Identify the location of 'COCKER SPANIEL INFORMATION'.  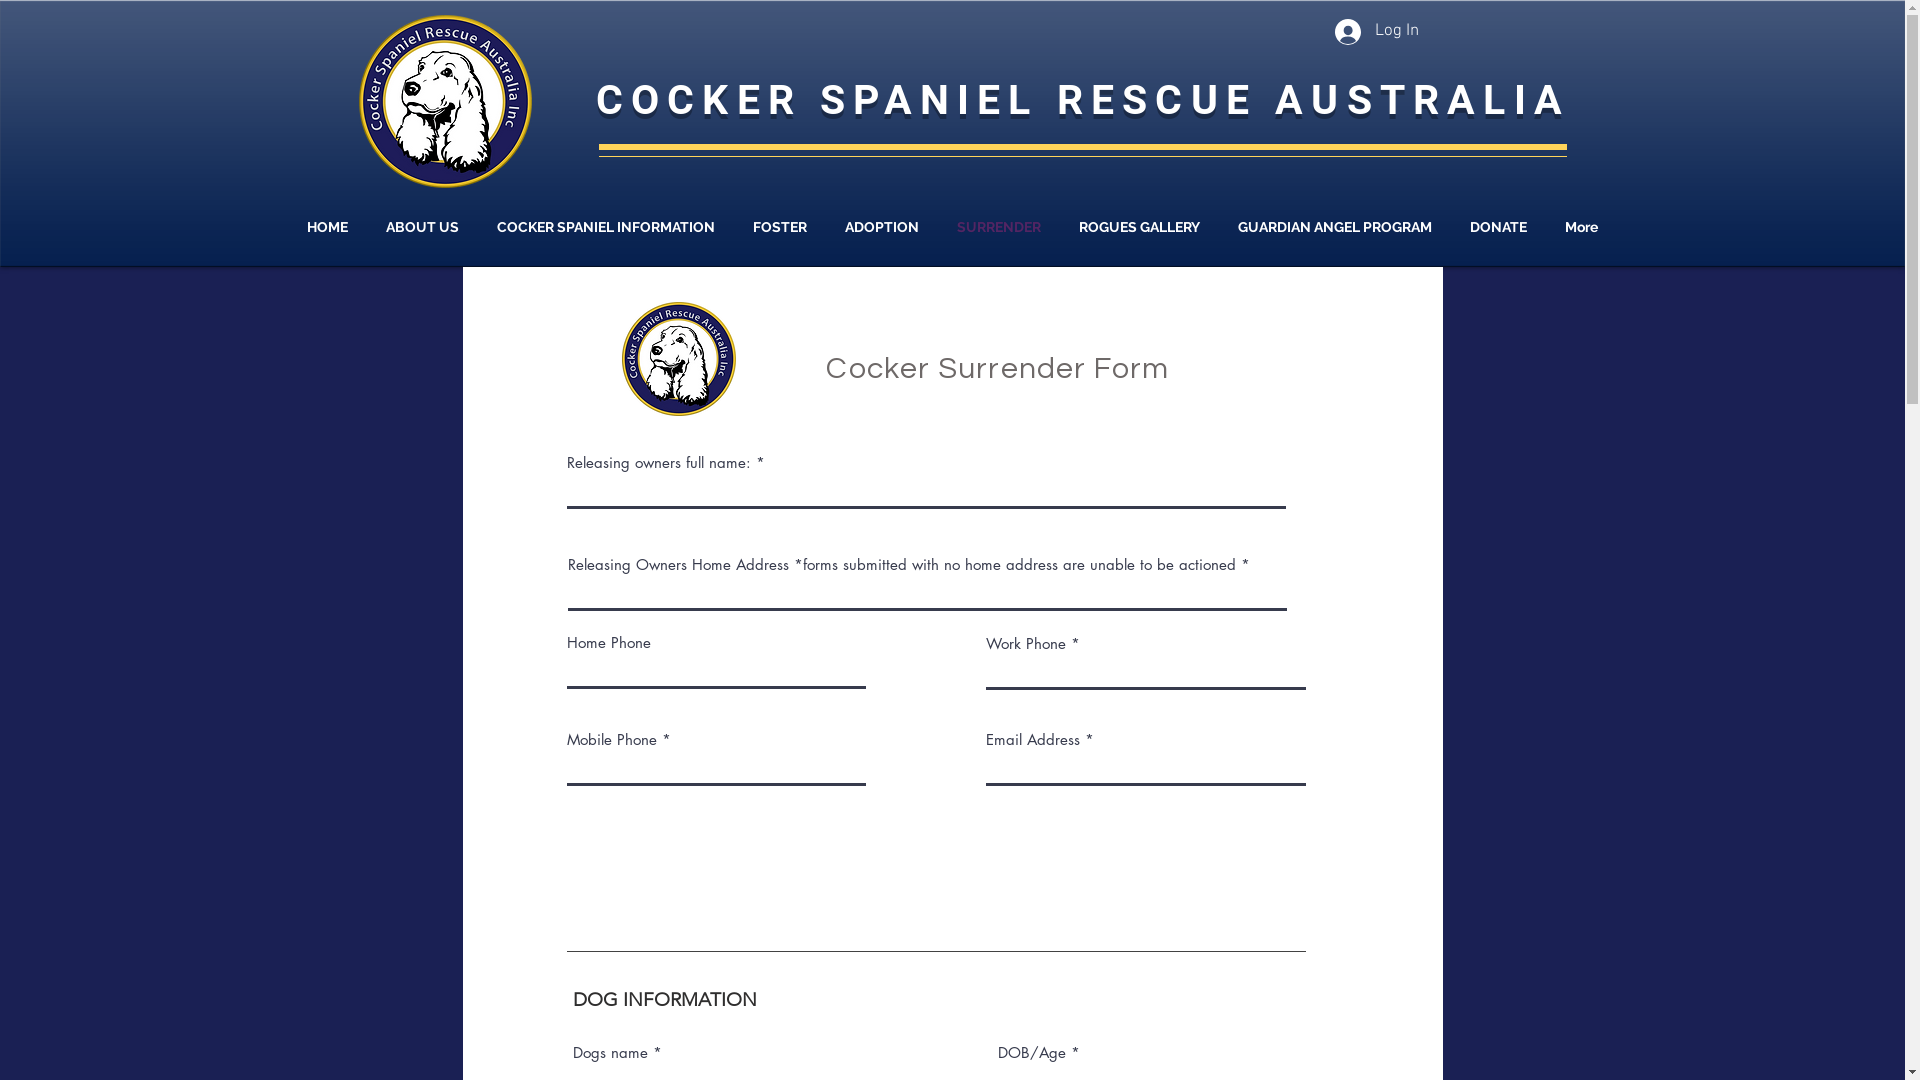
(604, 226).